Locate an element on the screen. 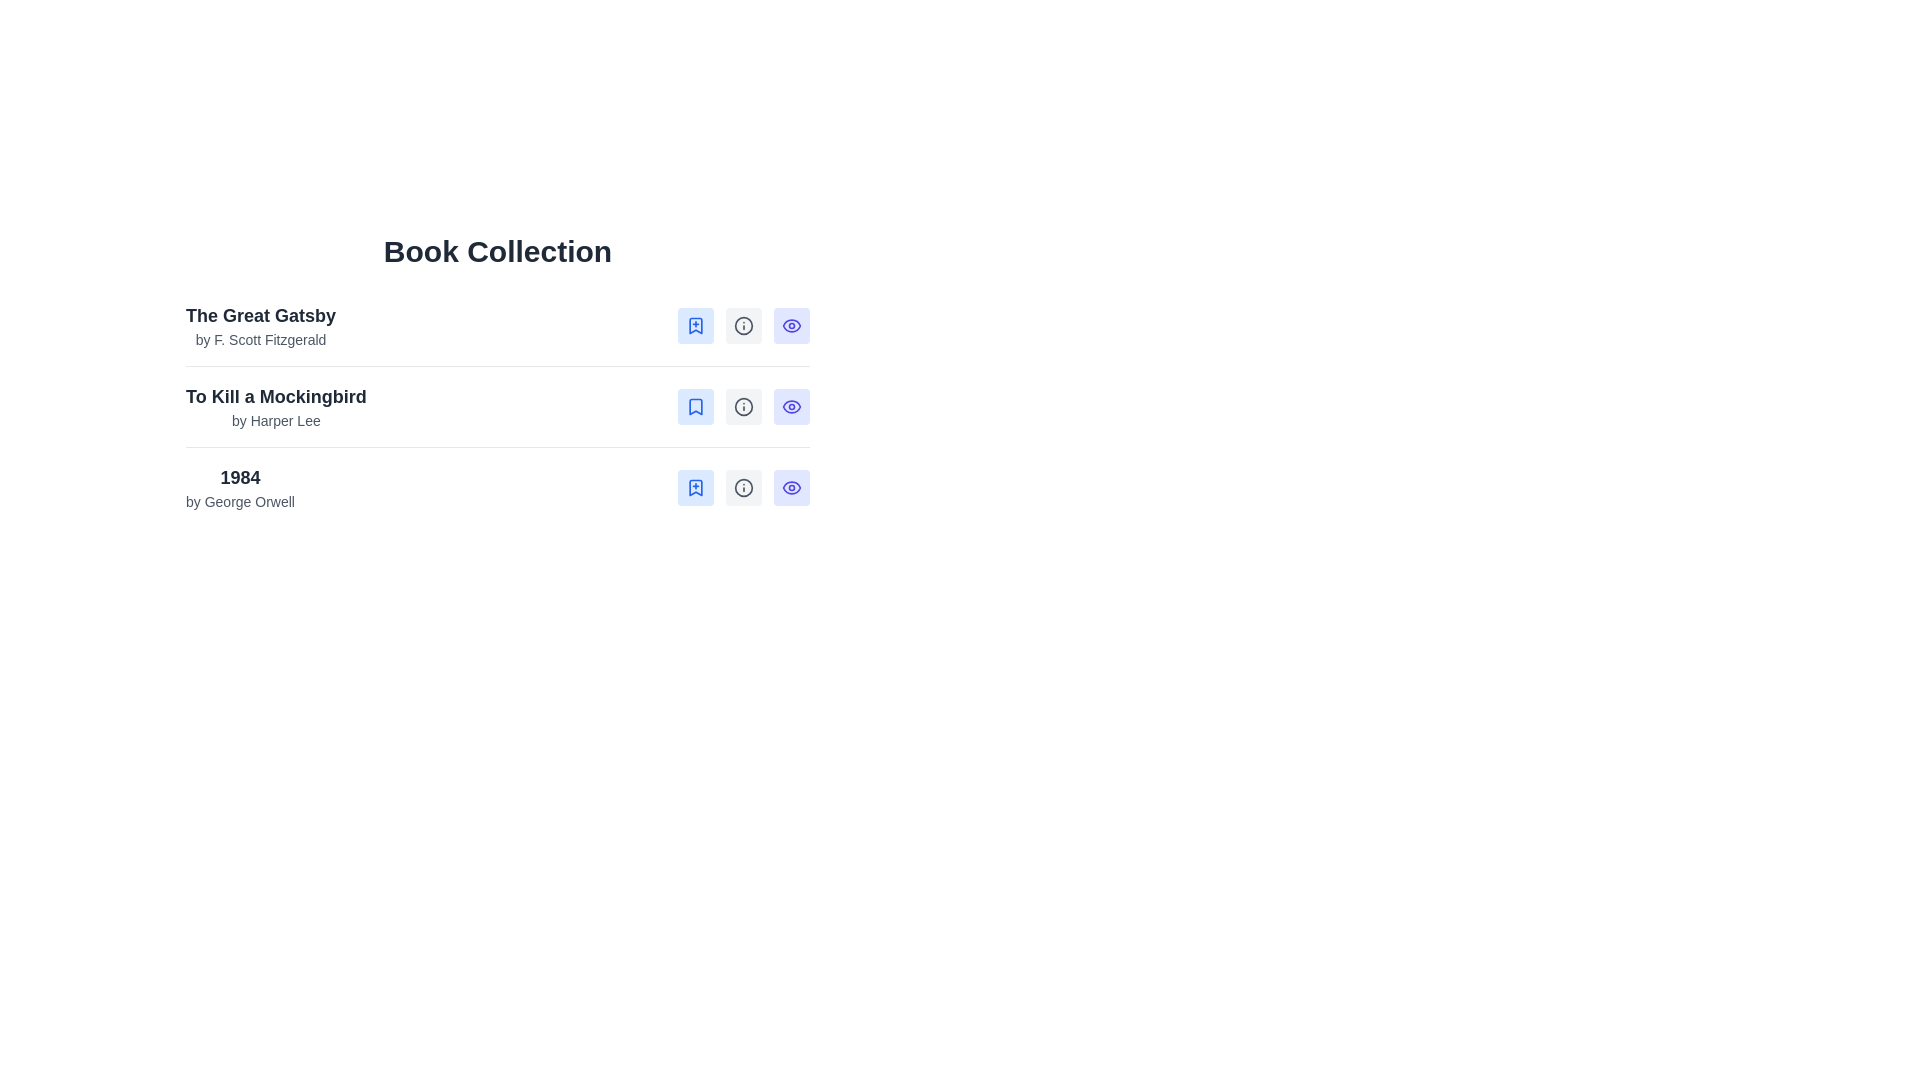 This screenshot has height=1080, width=1920. text label that serves as the title for the book '1984' in the 'Book Collection' section, located above 'by George Orwell' is located at coordinates (240, 478).